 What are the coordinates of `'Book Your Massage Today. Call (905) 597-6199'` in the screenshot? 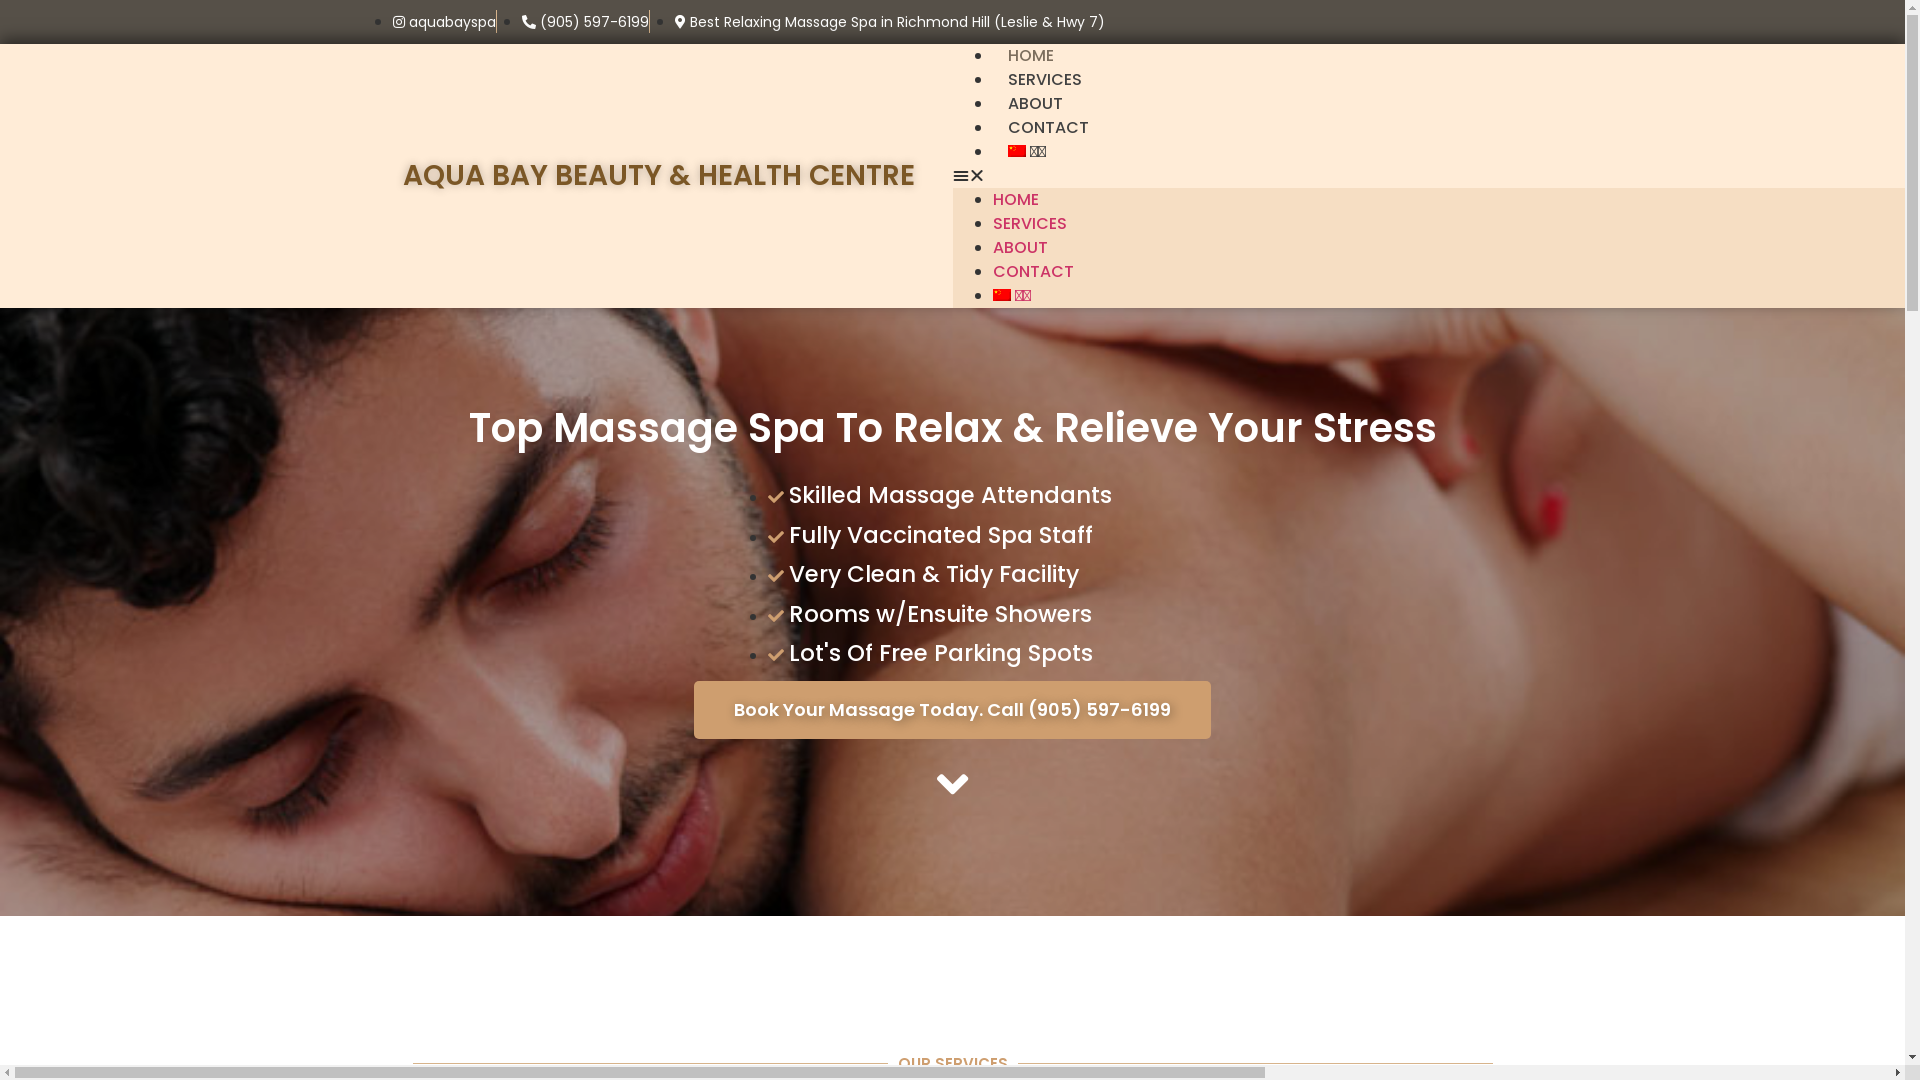 It's located at (951, 708).